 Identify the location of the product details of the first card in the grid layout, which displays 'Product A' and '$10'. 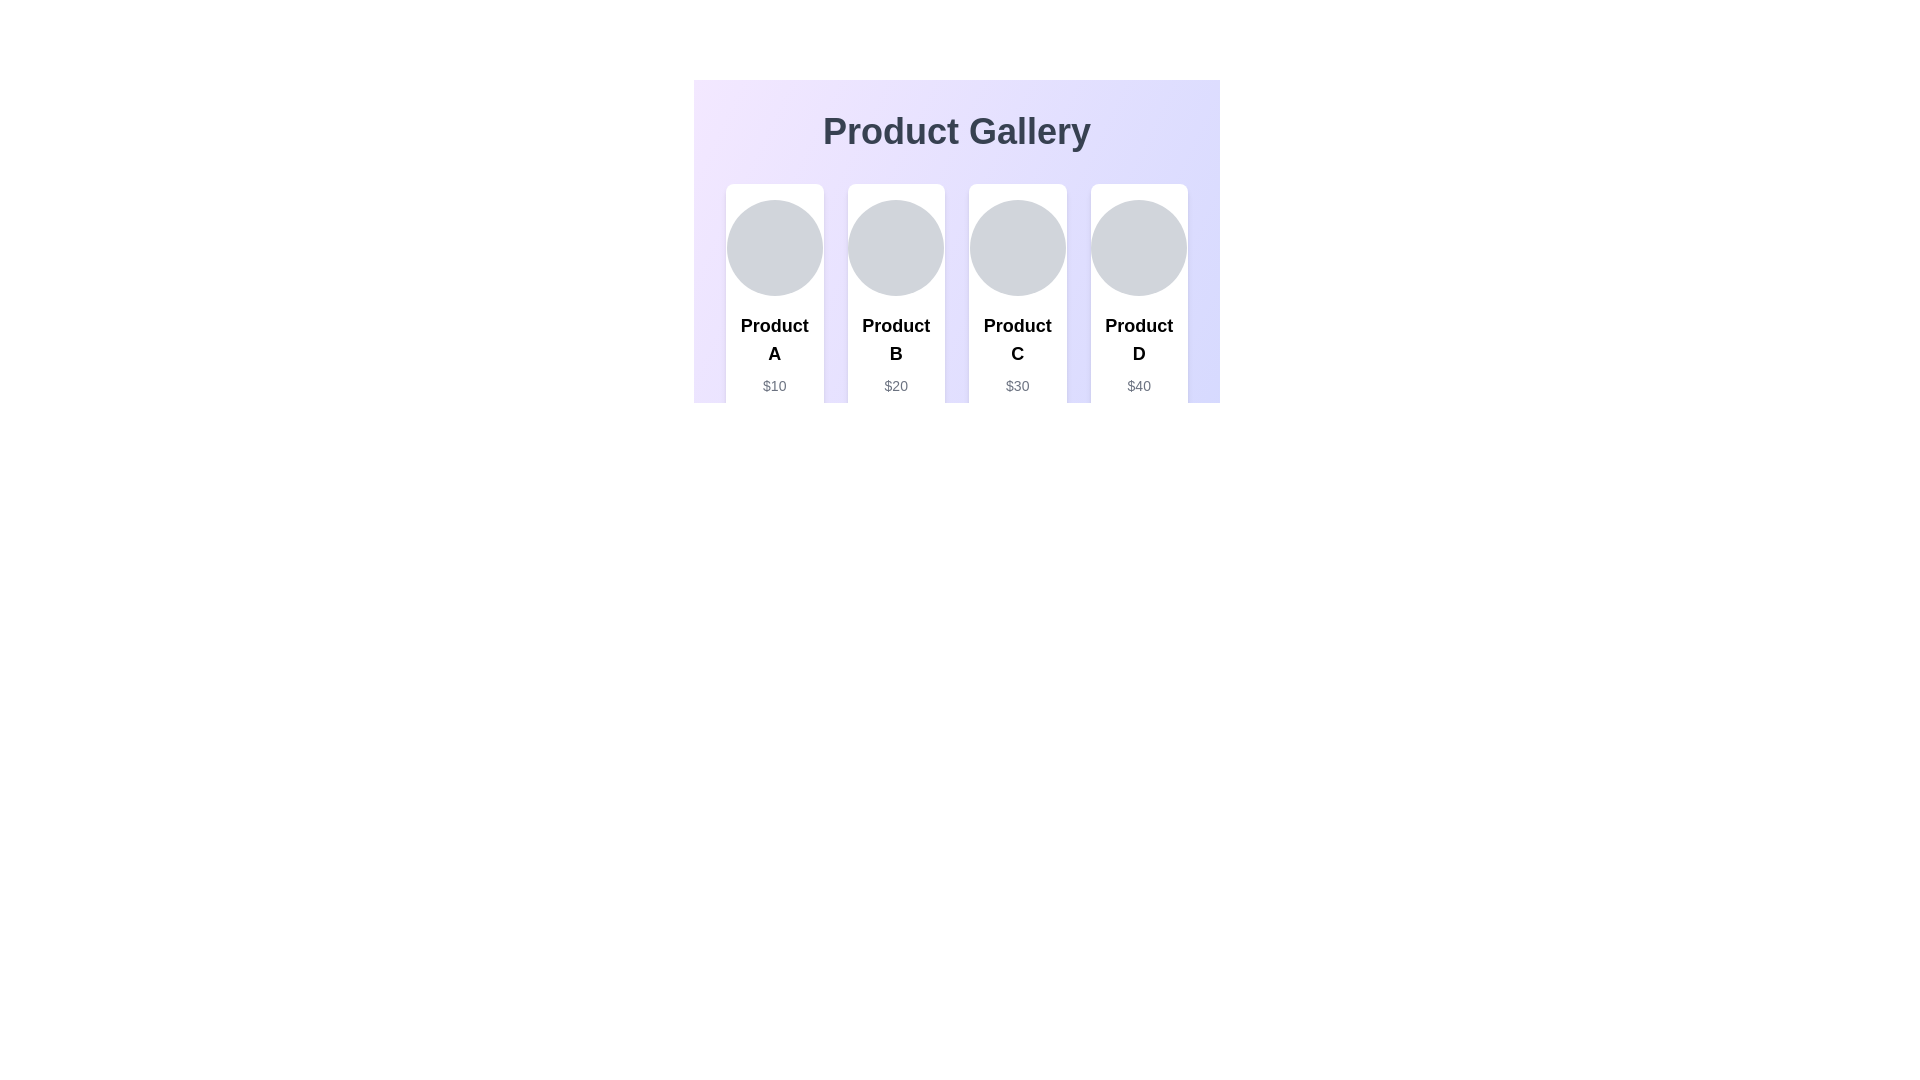
(773, 323).